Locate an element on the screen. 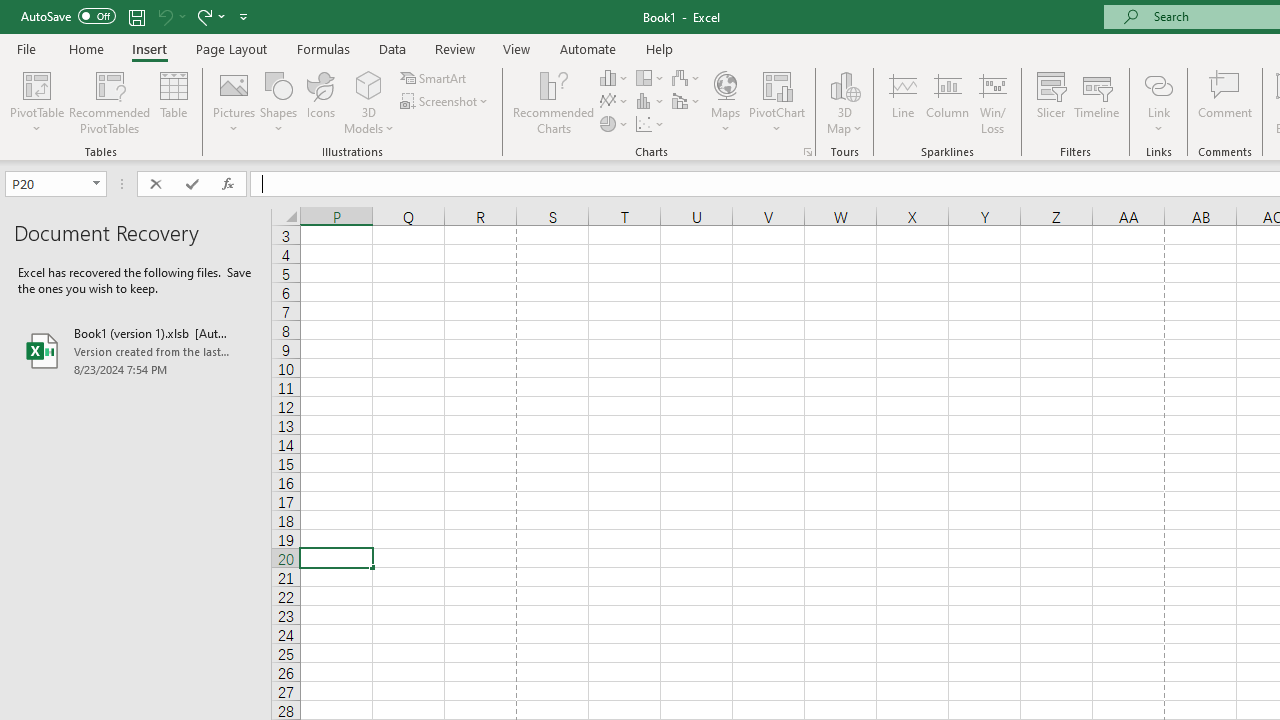 The width and height of the screenshot is (1280, 720). 'Slicer...' is located at coordinates (1050, 103).